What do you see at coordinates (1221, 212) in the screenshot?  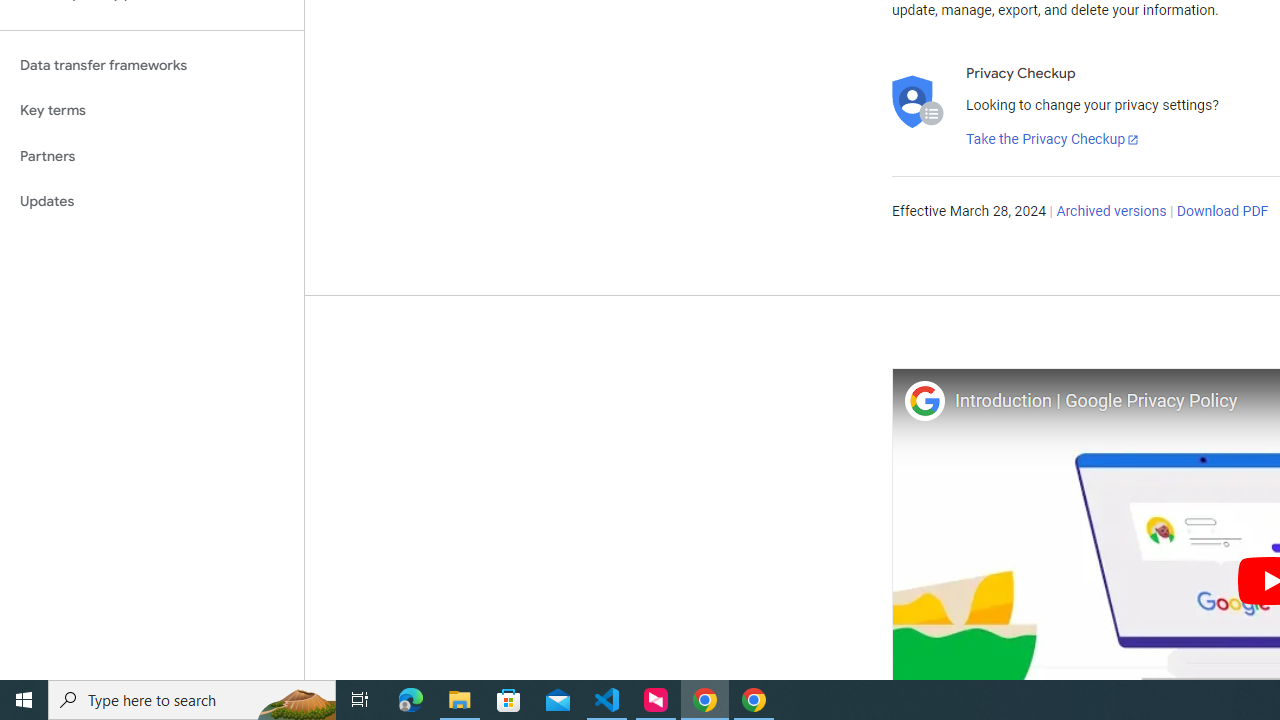 I see `'Download PDF'` at bounding box center [1221, 212].